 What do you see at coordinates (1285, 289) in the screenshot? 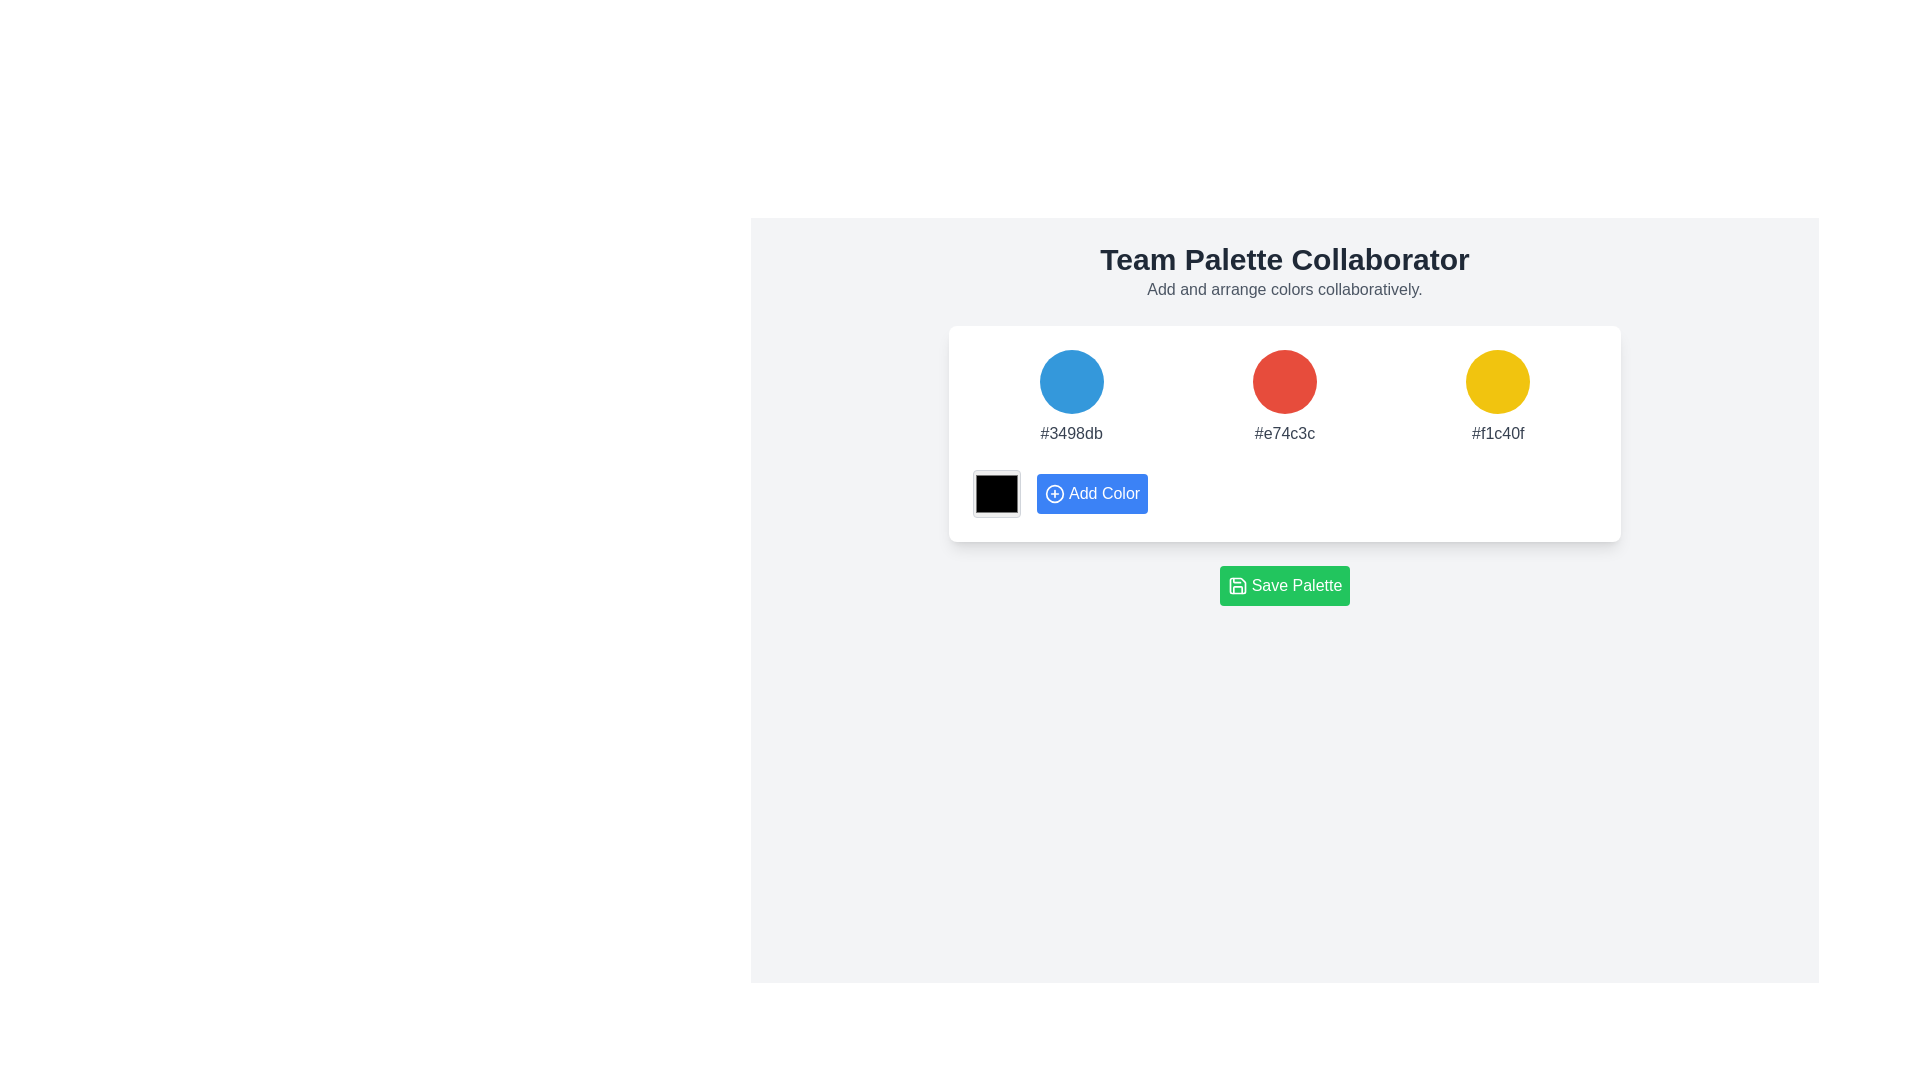
I see `the Text Label displaying 'Add and arrange colors collaboratively.' which is located directly below the heading 'Team Palette Collaborator.'` at bounding box center [1285, 289].